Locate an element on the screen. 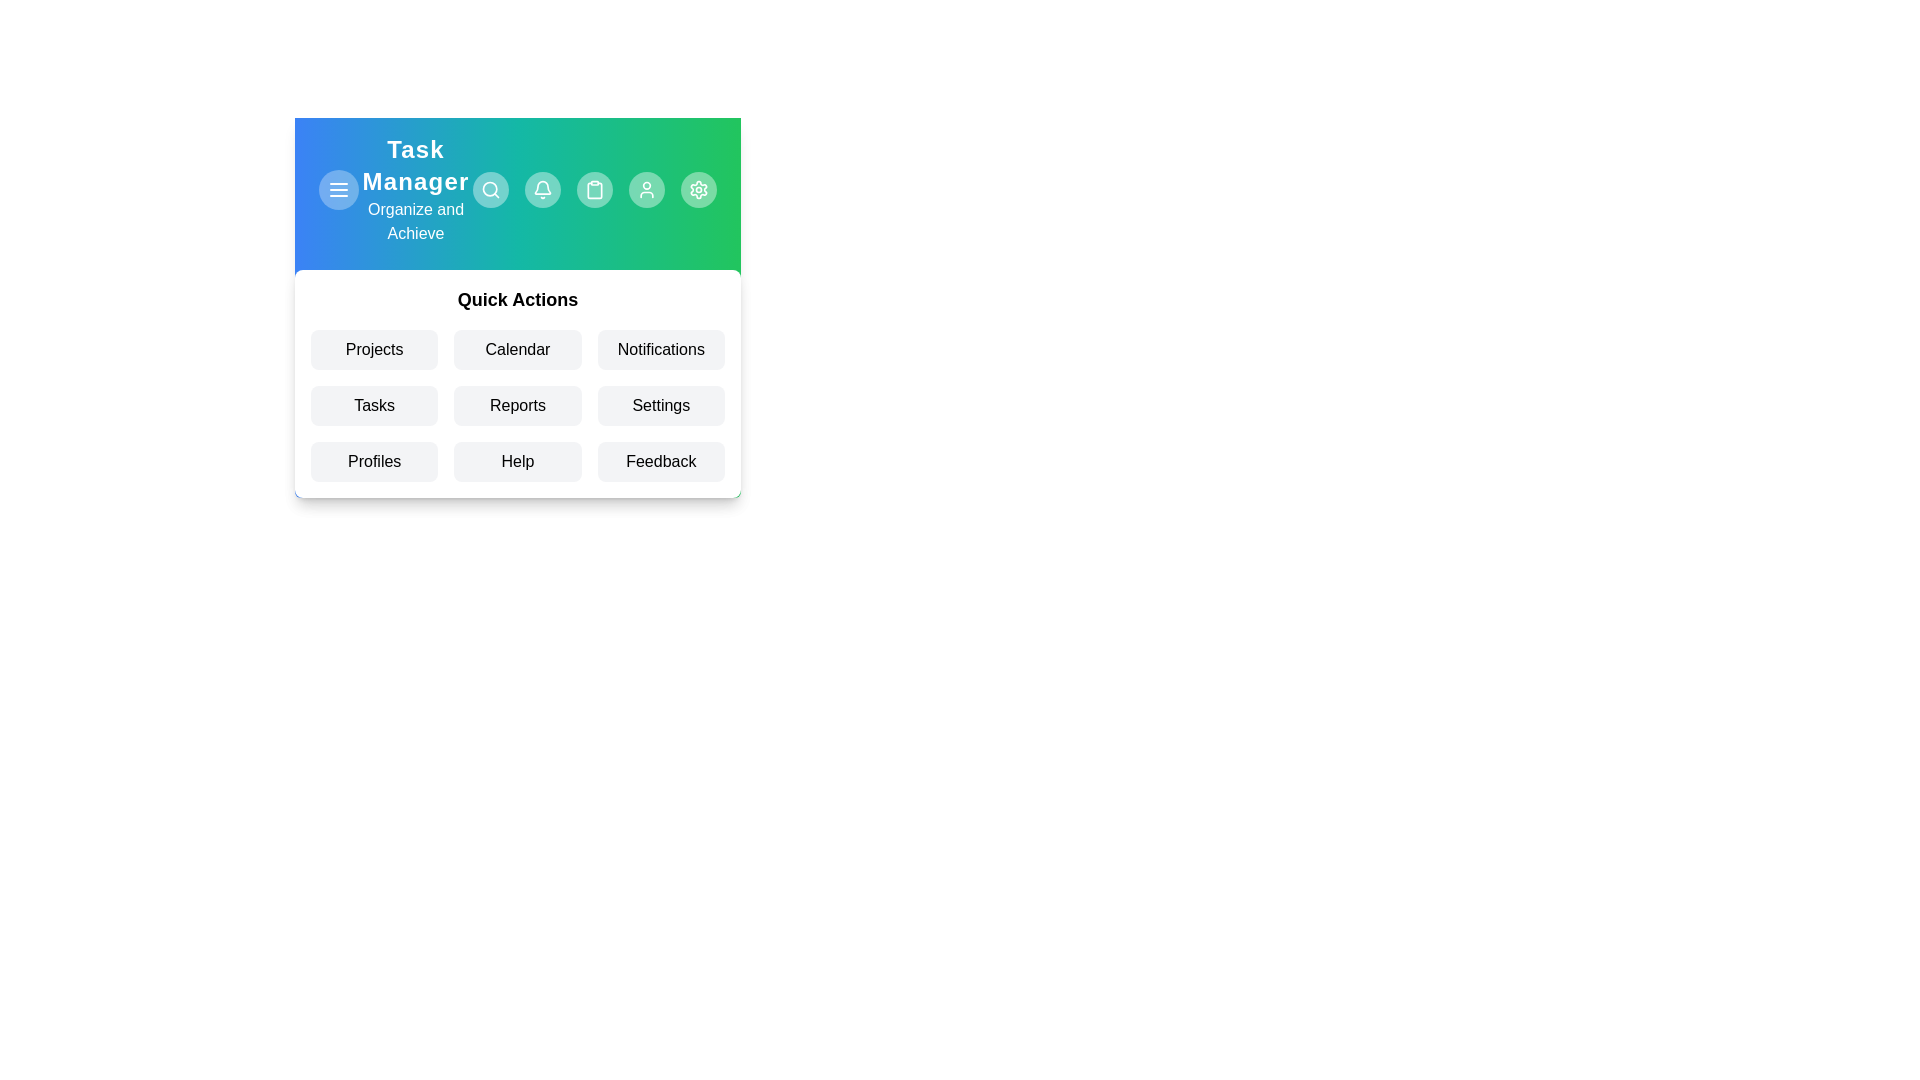 This screenshot has width=1920, height=1080. the app bar button labeled Clipboard is located at coordinates (594, 189).